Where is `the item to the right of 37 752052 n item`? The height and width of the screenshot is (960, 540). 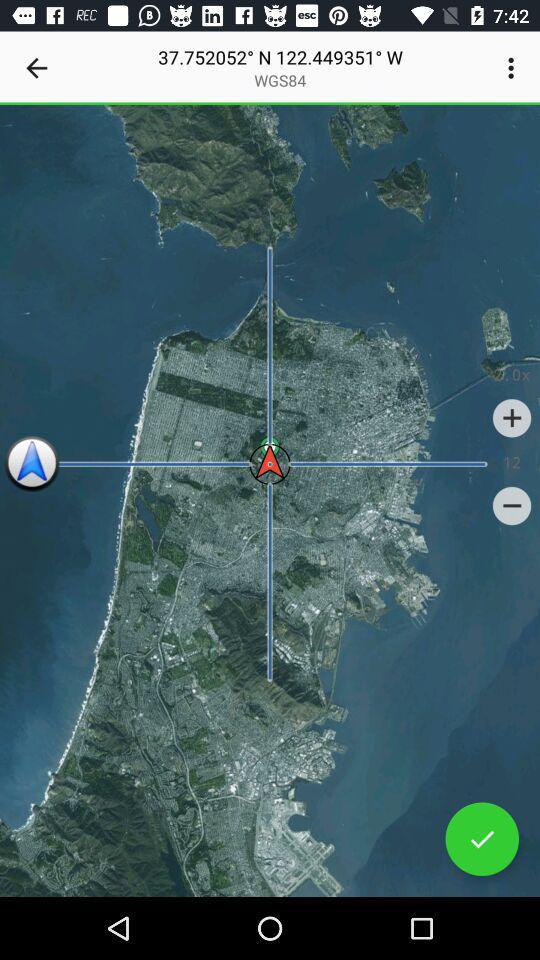
the item to the right of 37 752052 n item is located at coordinates (513, 68).